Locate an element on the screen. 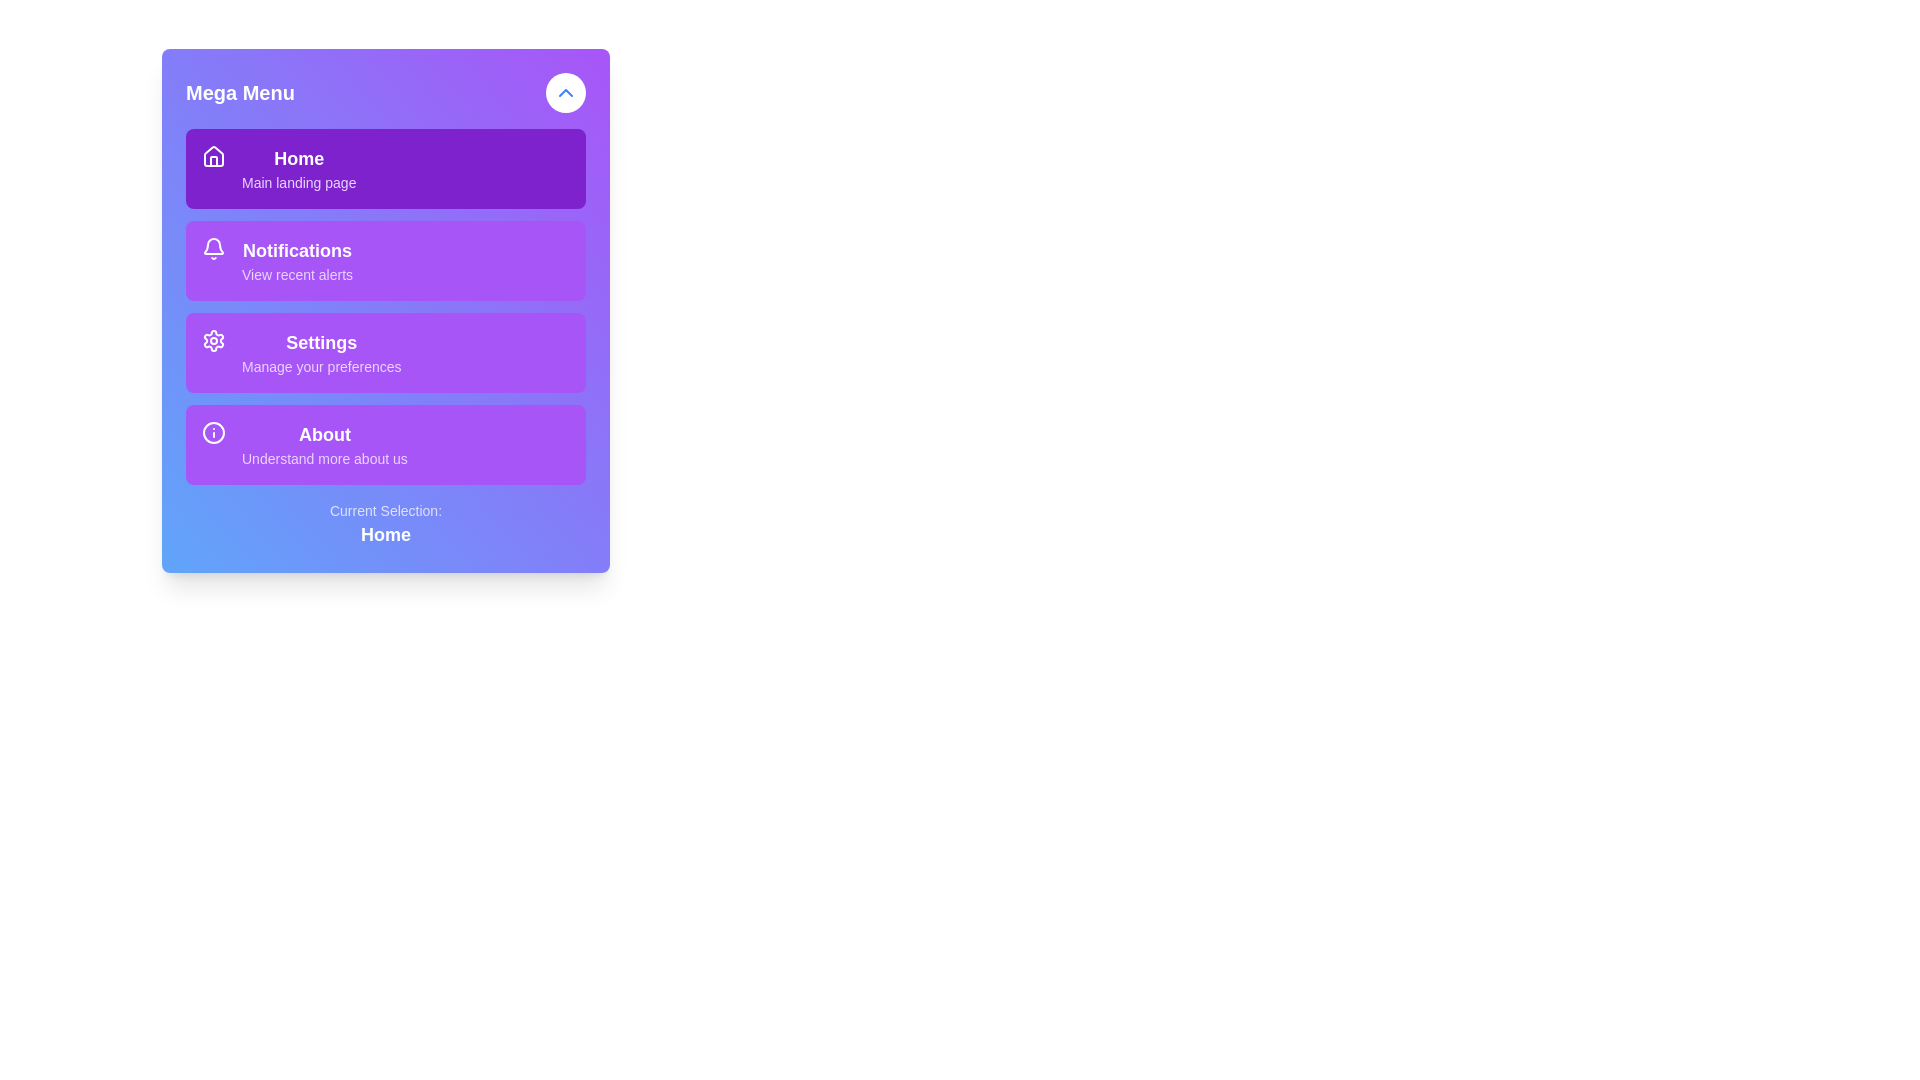 Image resolution: width=1920 pixels, height=1080 pixels. the 'Notifications' text display component, which features bold, white text on a purple background, positioned between 'Home' and 'Settings' in the menu layout is located at coordinates (296, 260).